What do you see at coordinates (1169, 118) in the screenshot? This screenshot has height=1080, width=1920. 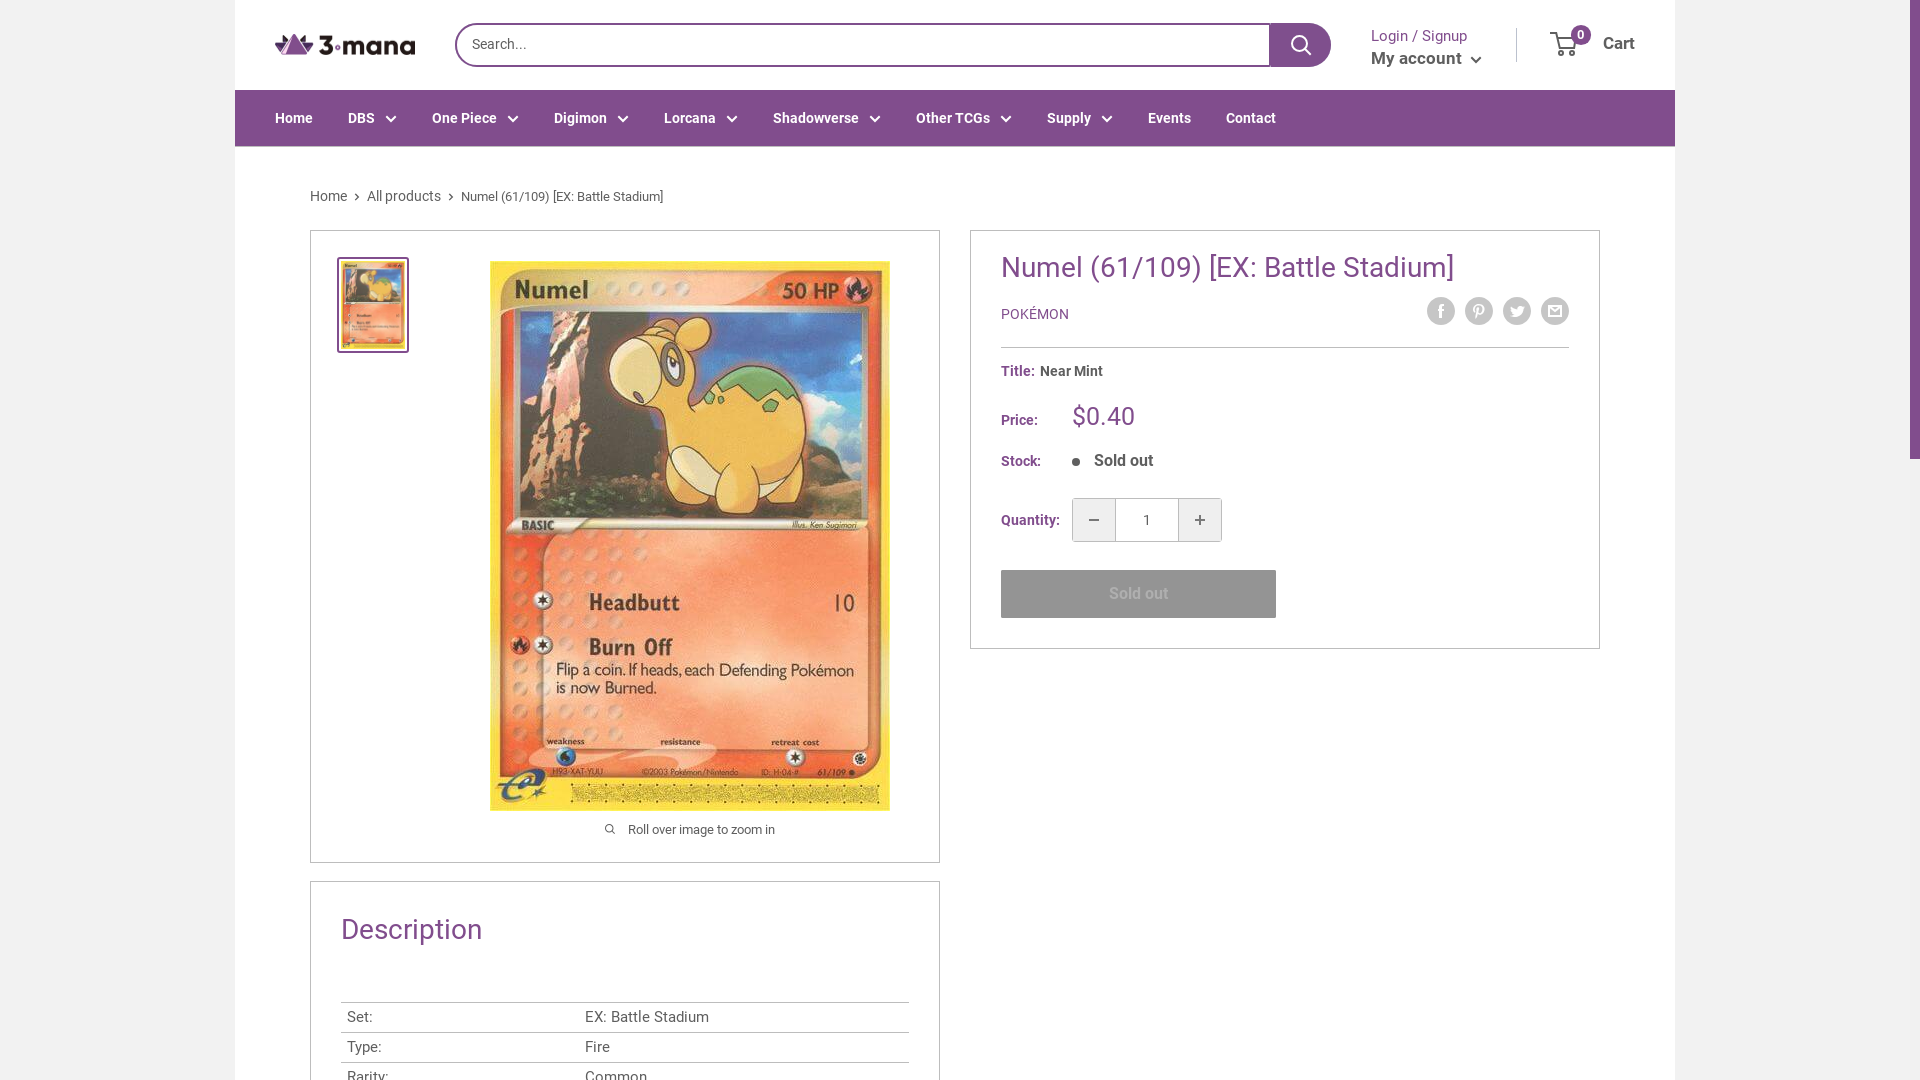 I see `'Events'` at bounding box center [1169, 118].